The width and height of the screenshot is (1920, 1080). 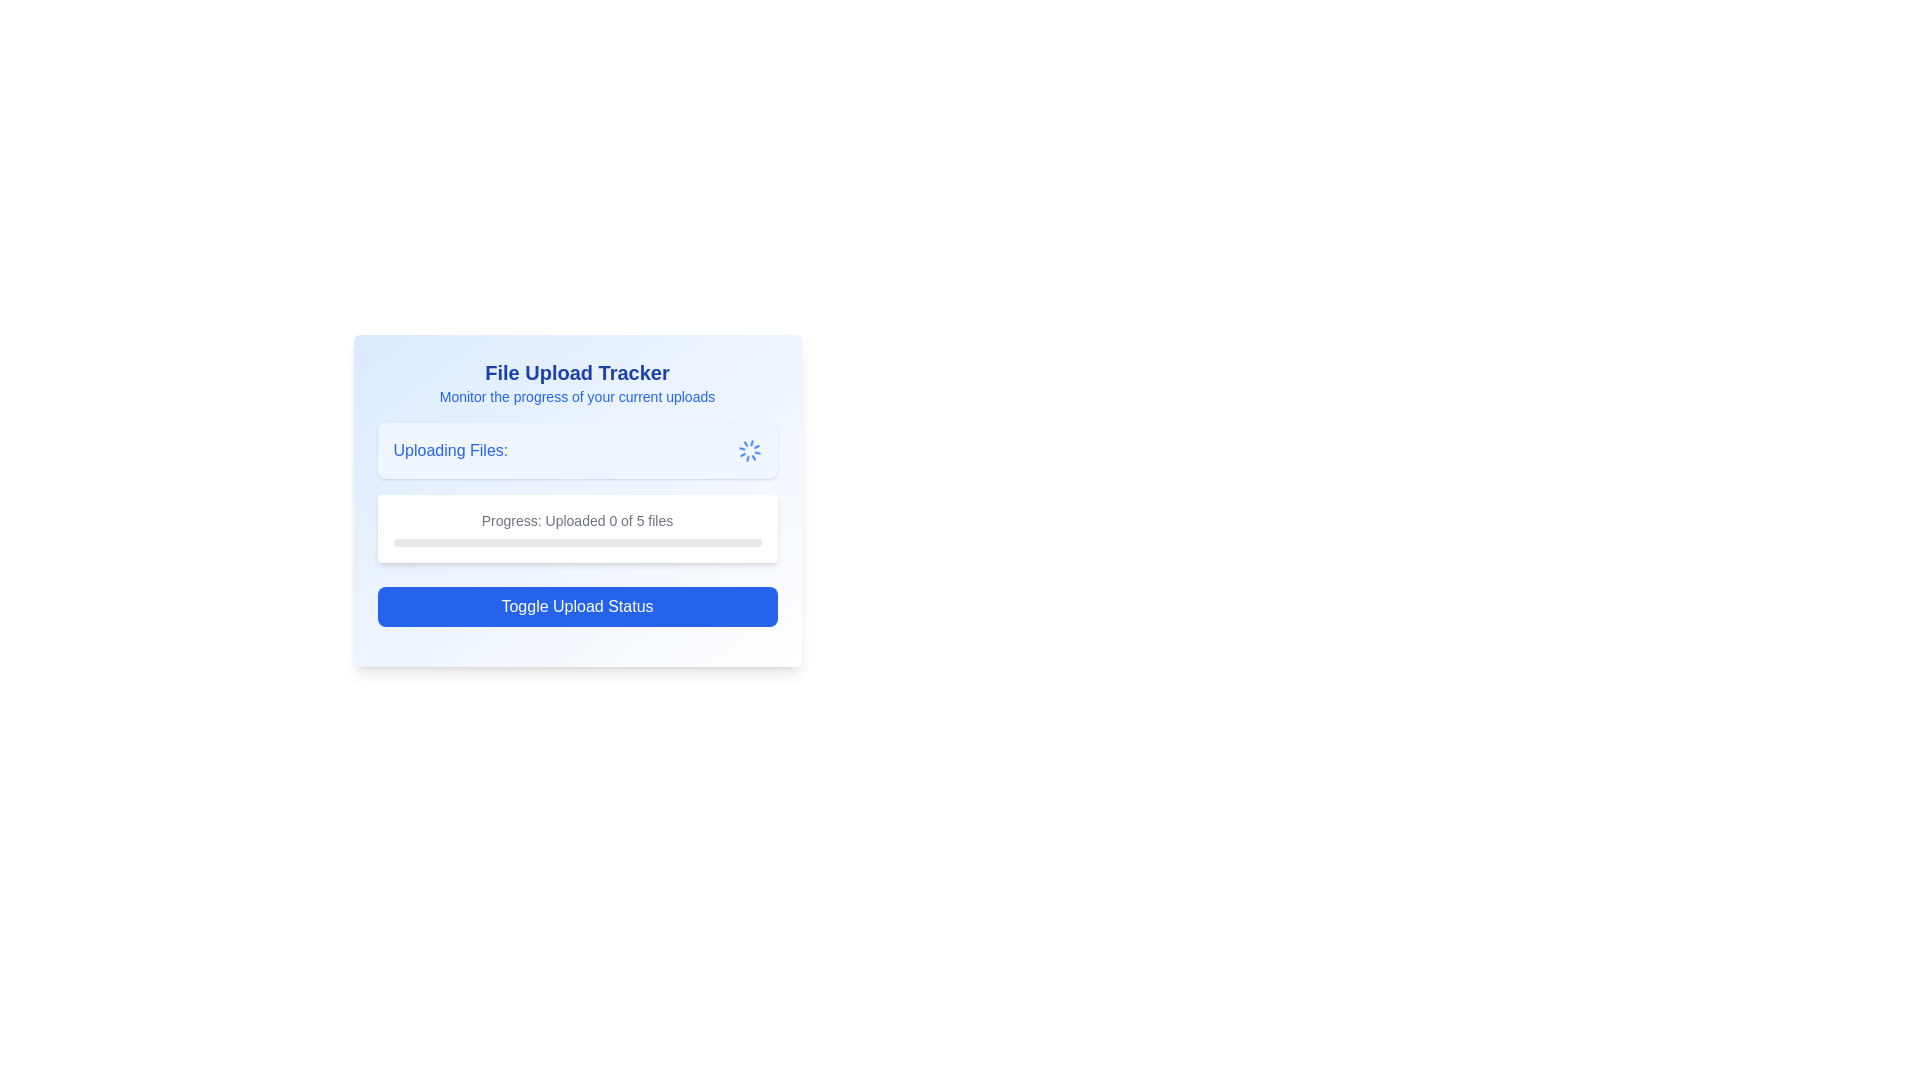 I want to click on the title and subtitle informational component at the top of the card-like structure that indicates the purpose of the file upload tracker, so click(x=576, y=382).